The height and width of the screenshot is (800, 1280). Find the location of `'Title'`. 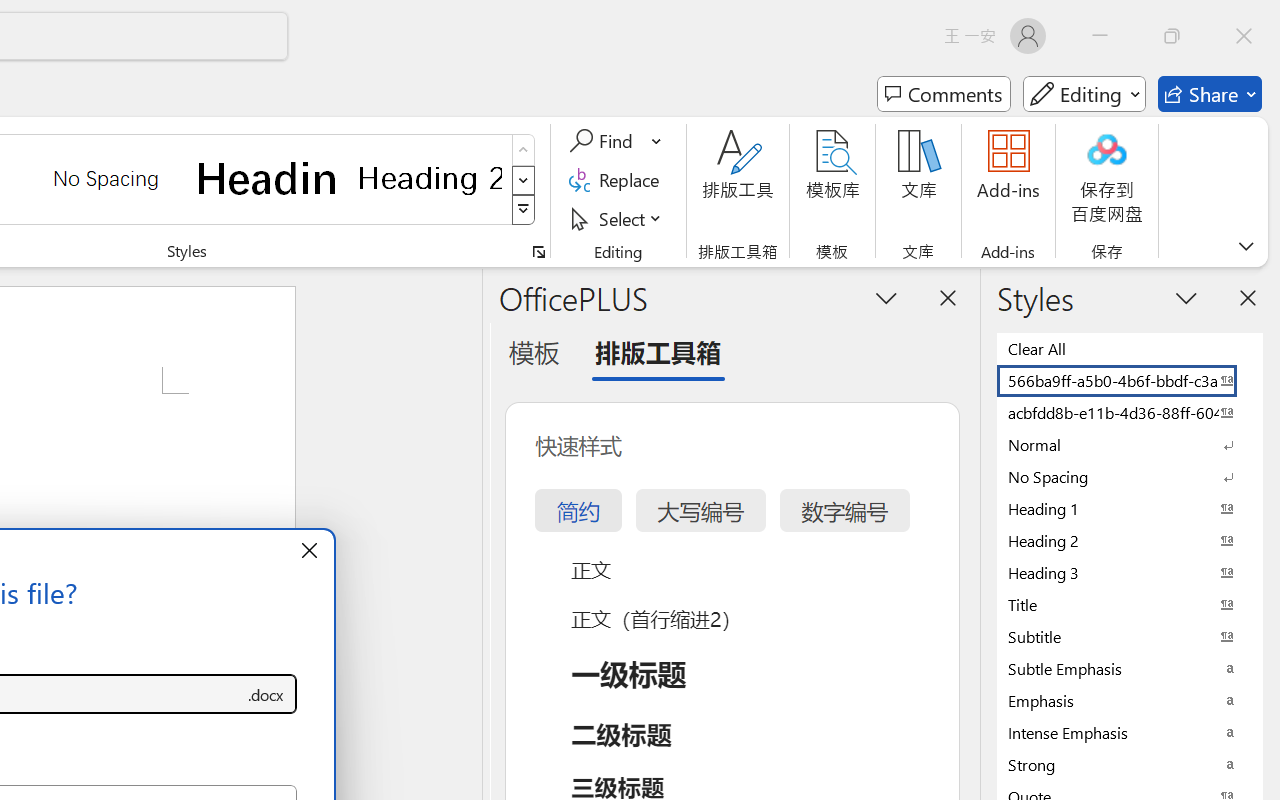

'Title' is located at coordinates (1130, 604).